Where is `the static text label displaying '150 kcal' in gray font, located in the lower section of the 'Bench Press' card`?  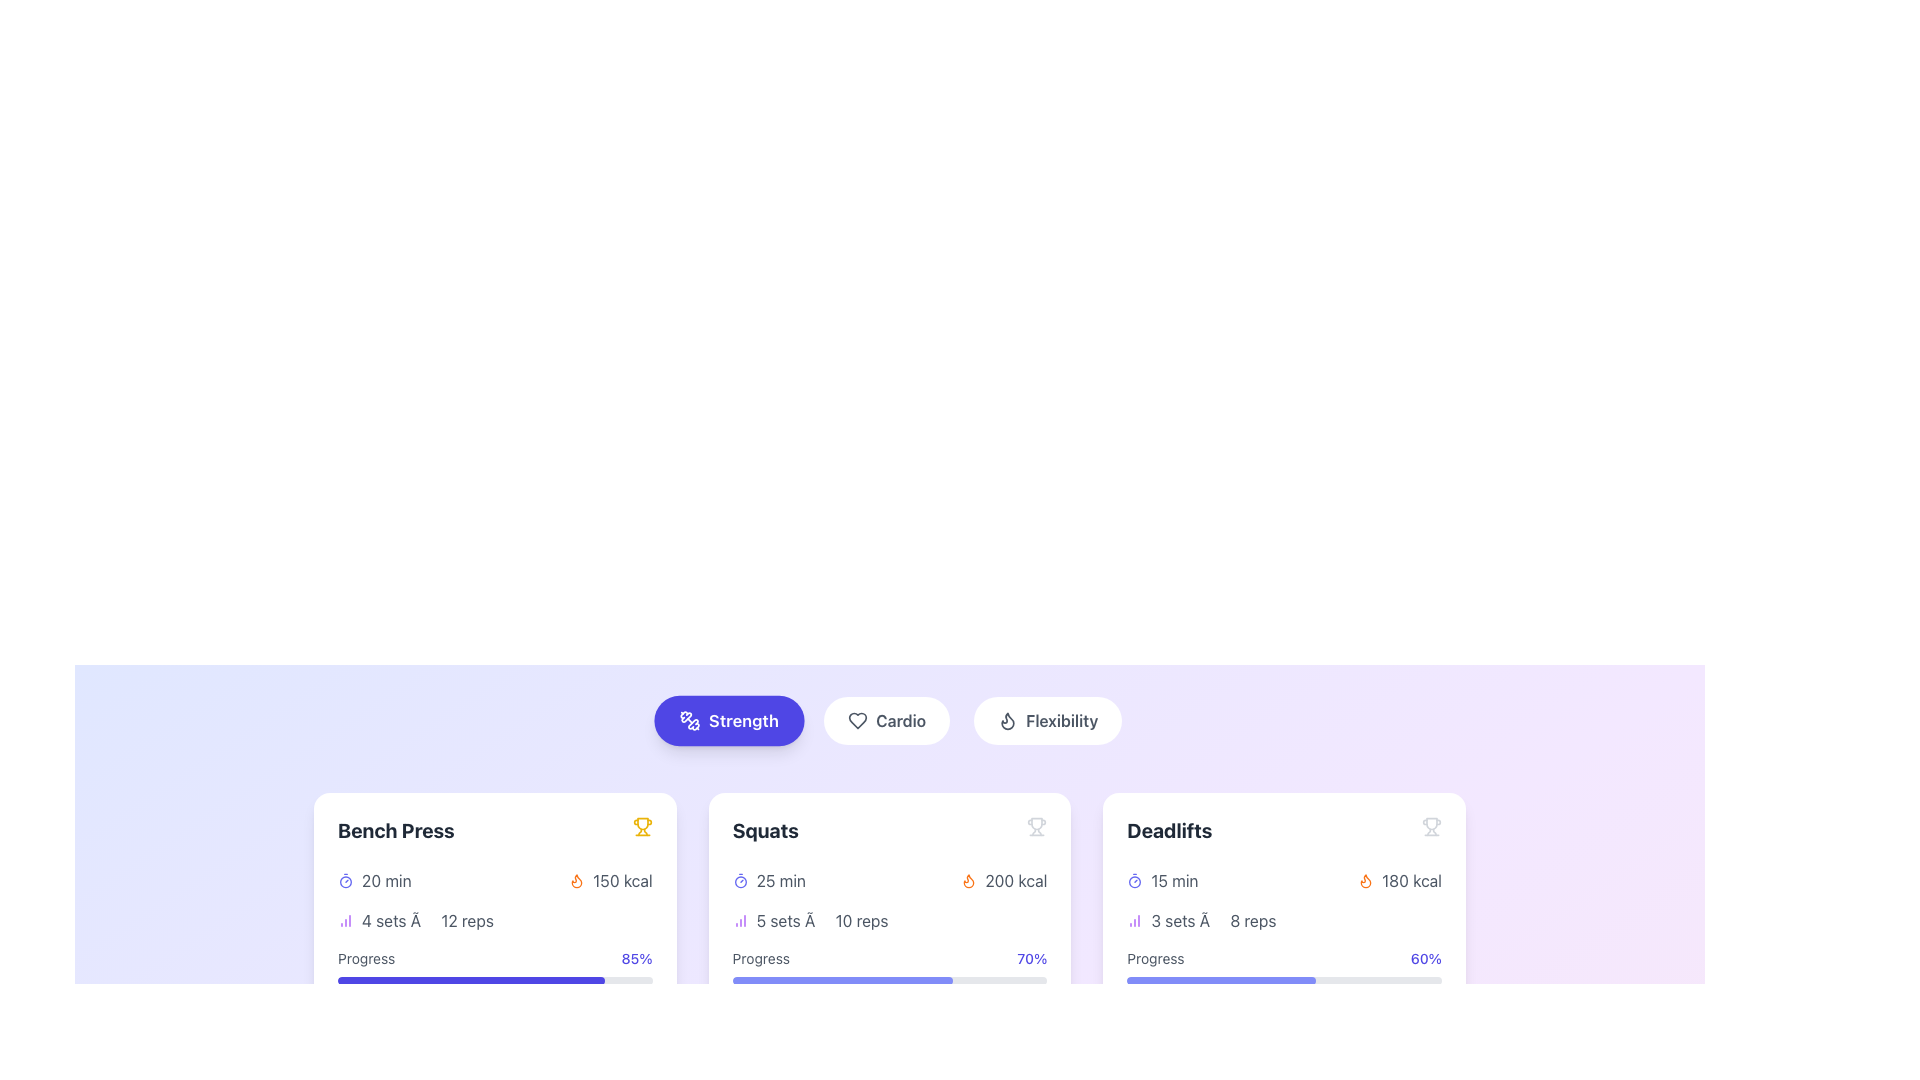 the static text label displaying '150 kcal' in gray font, located in the lower section of the 'Bench Press' card is located at coordinates (621, 879).